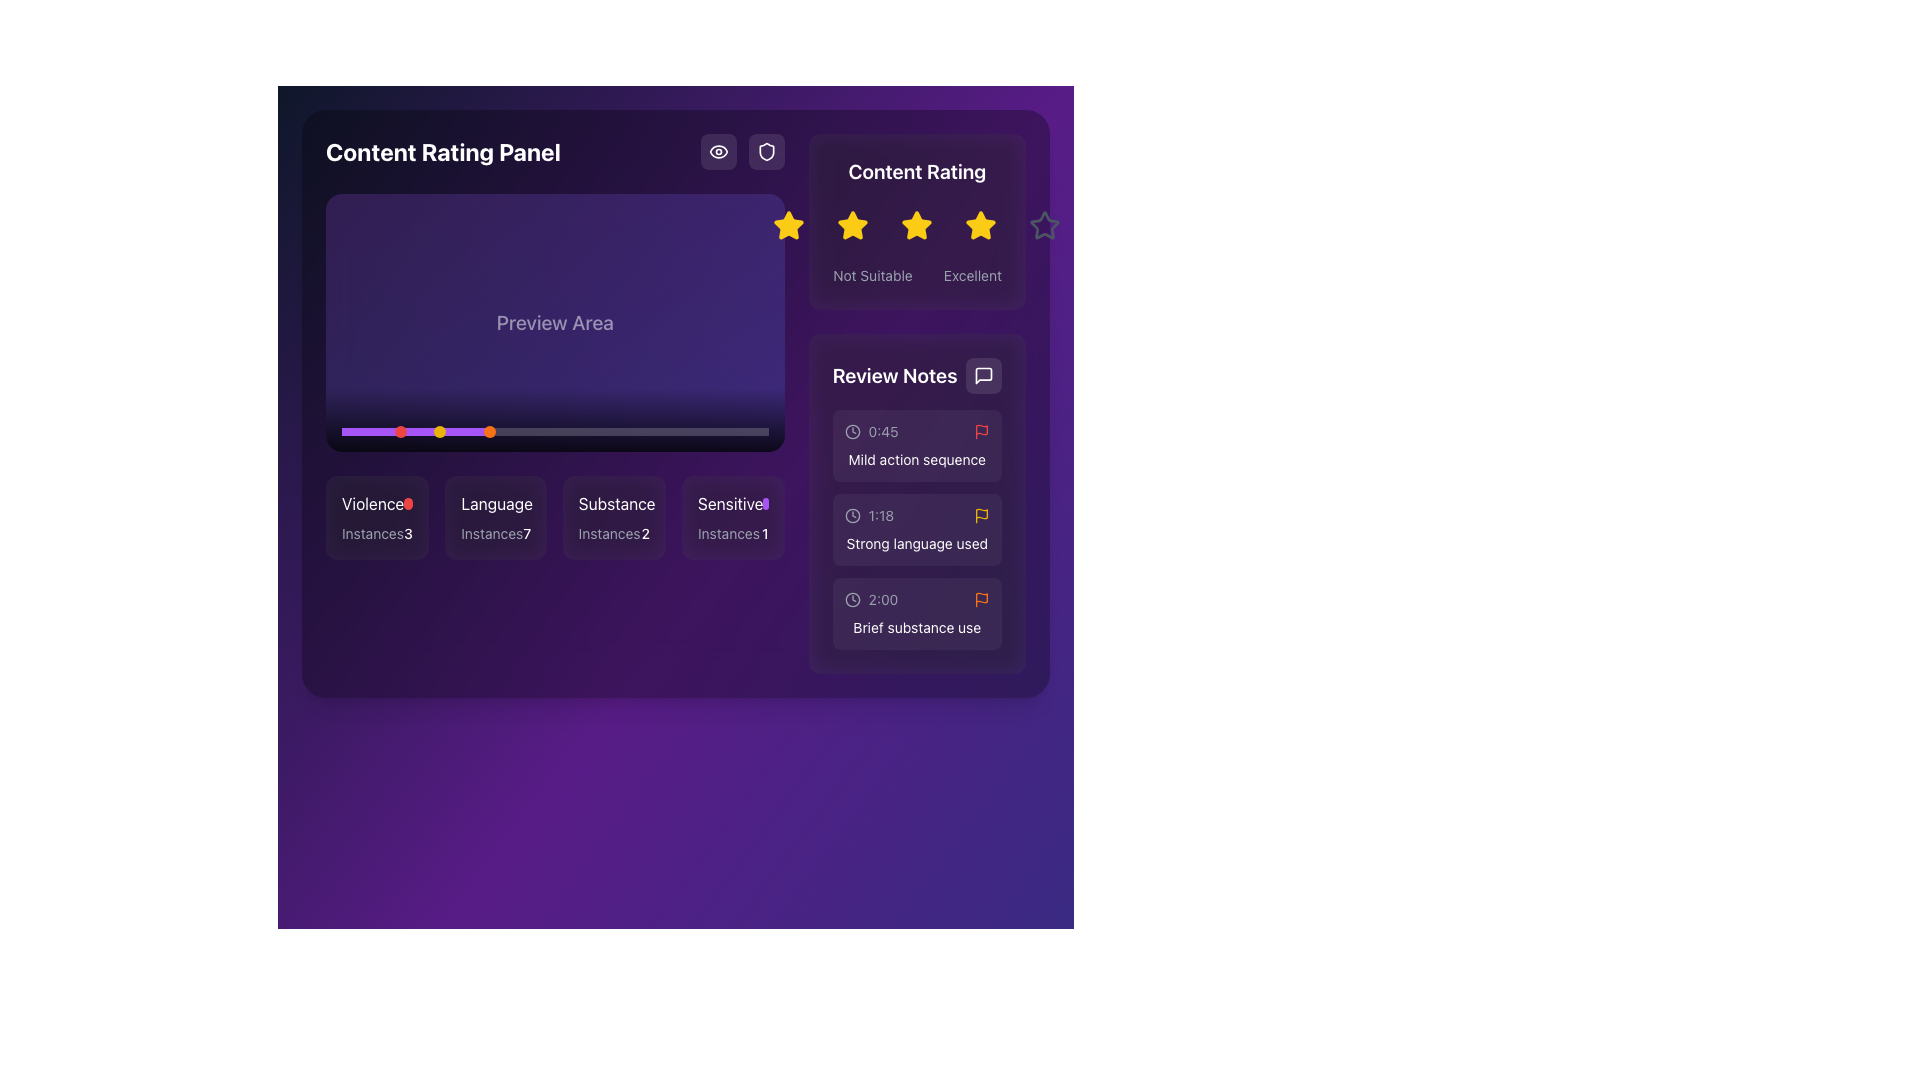 This screenshot has height=1080, width=1920. I want to click on text content of the label displaying 'Content Rating Panel', which is styled with white, bold text in a large font size and is located within the header section of the interface, so click(555, 150).